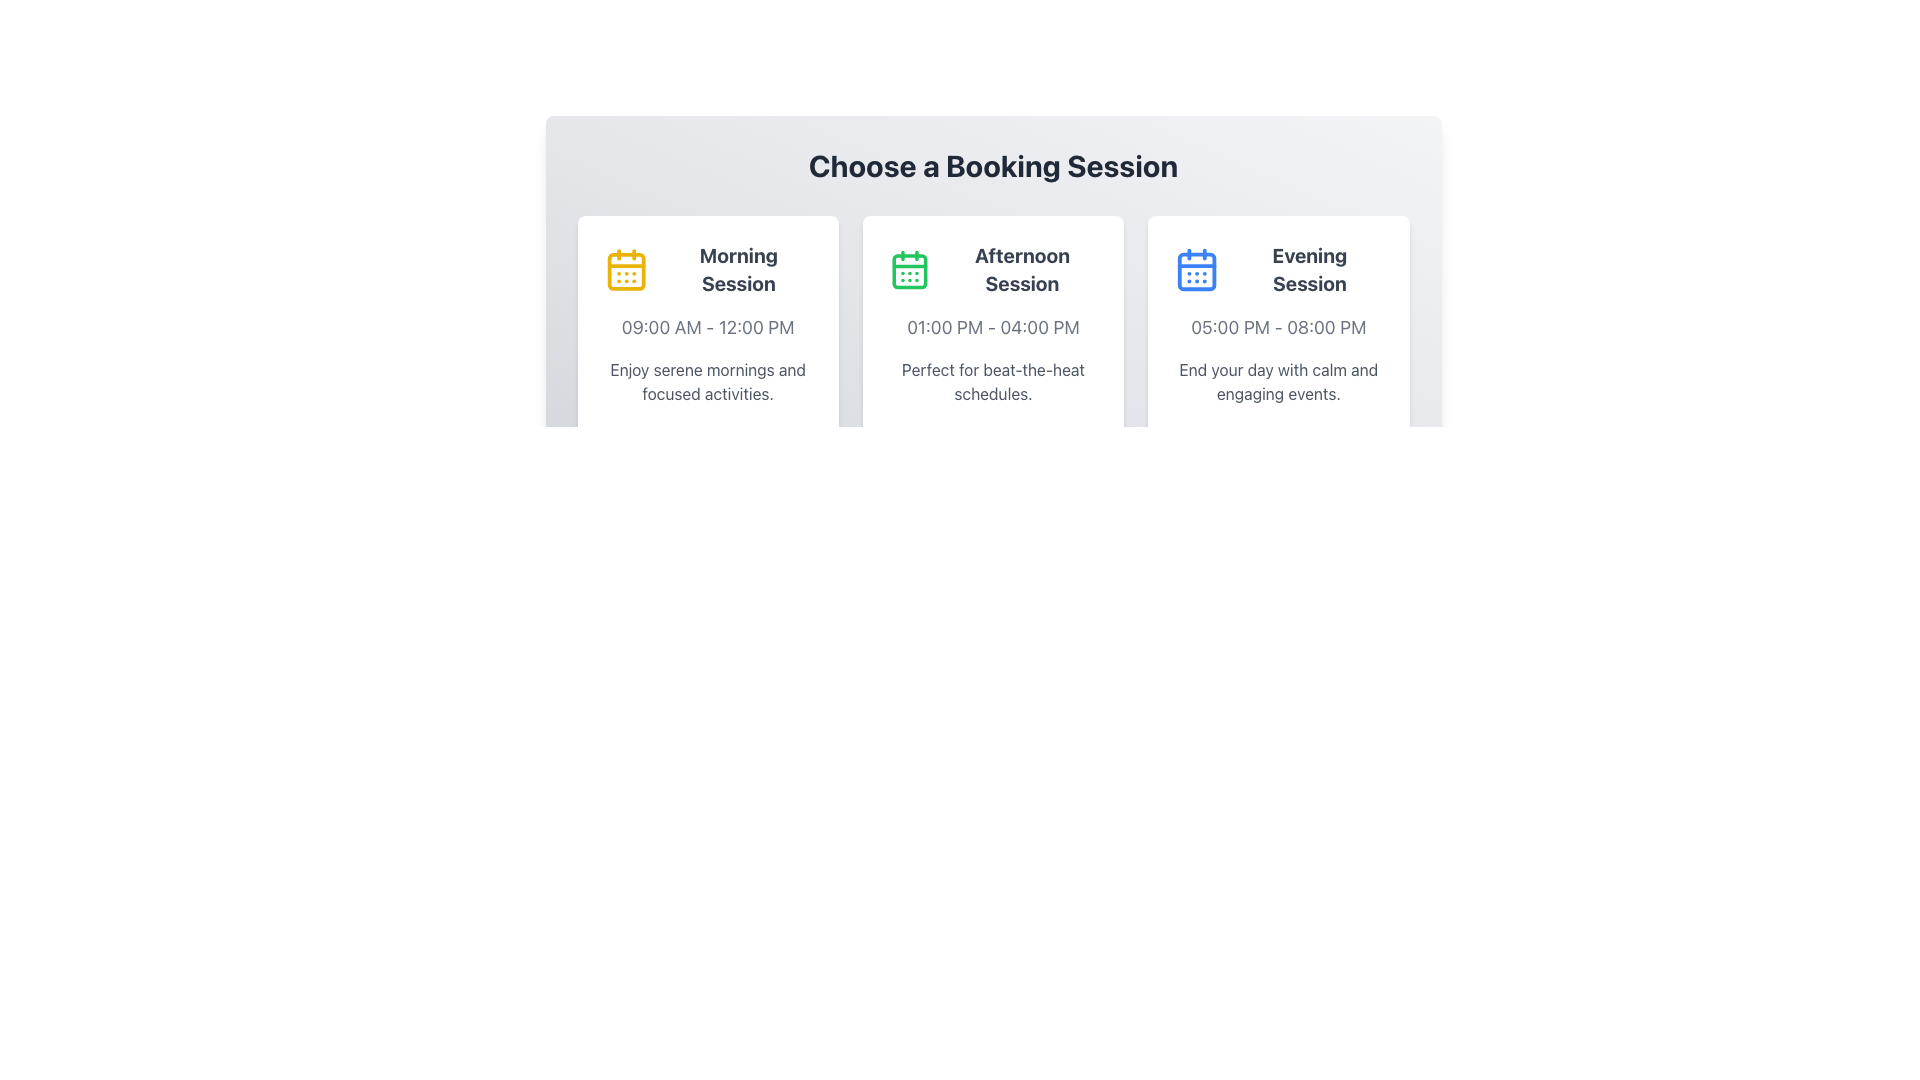  I want to click on the descriptive text element located in the rightmost card under 'Evening Session', which is positioned directly below the time range '05:00 PM - 08:00 PM', so click(1277, 381).